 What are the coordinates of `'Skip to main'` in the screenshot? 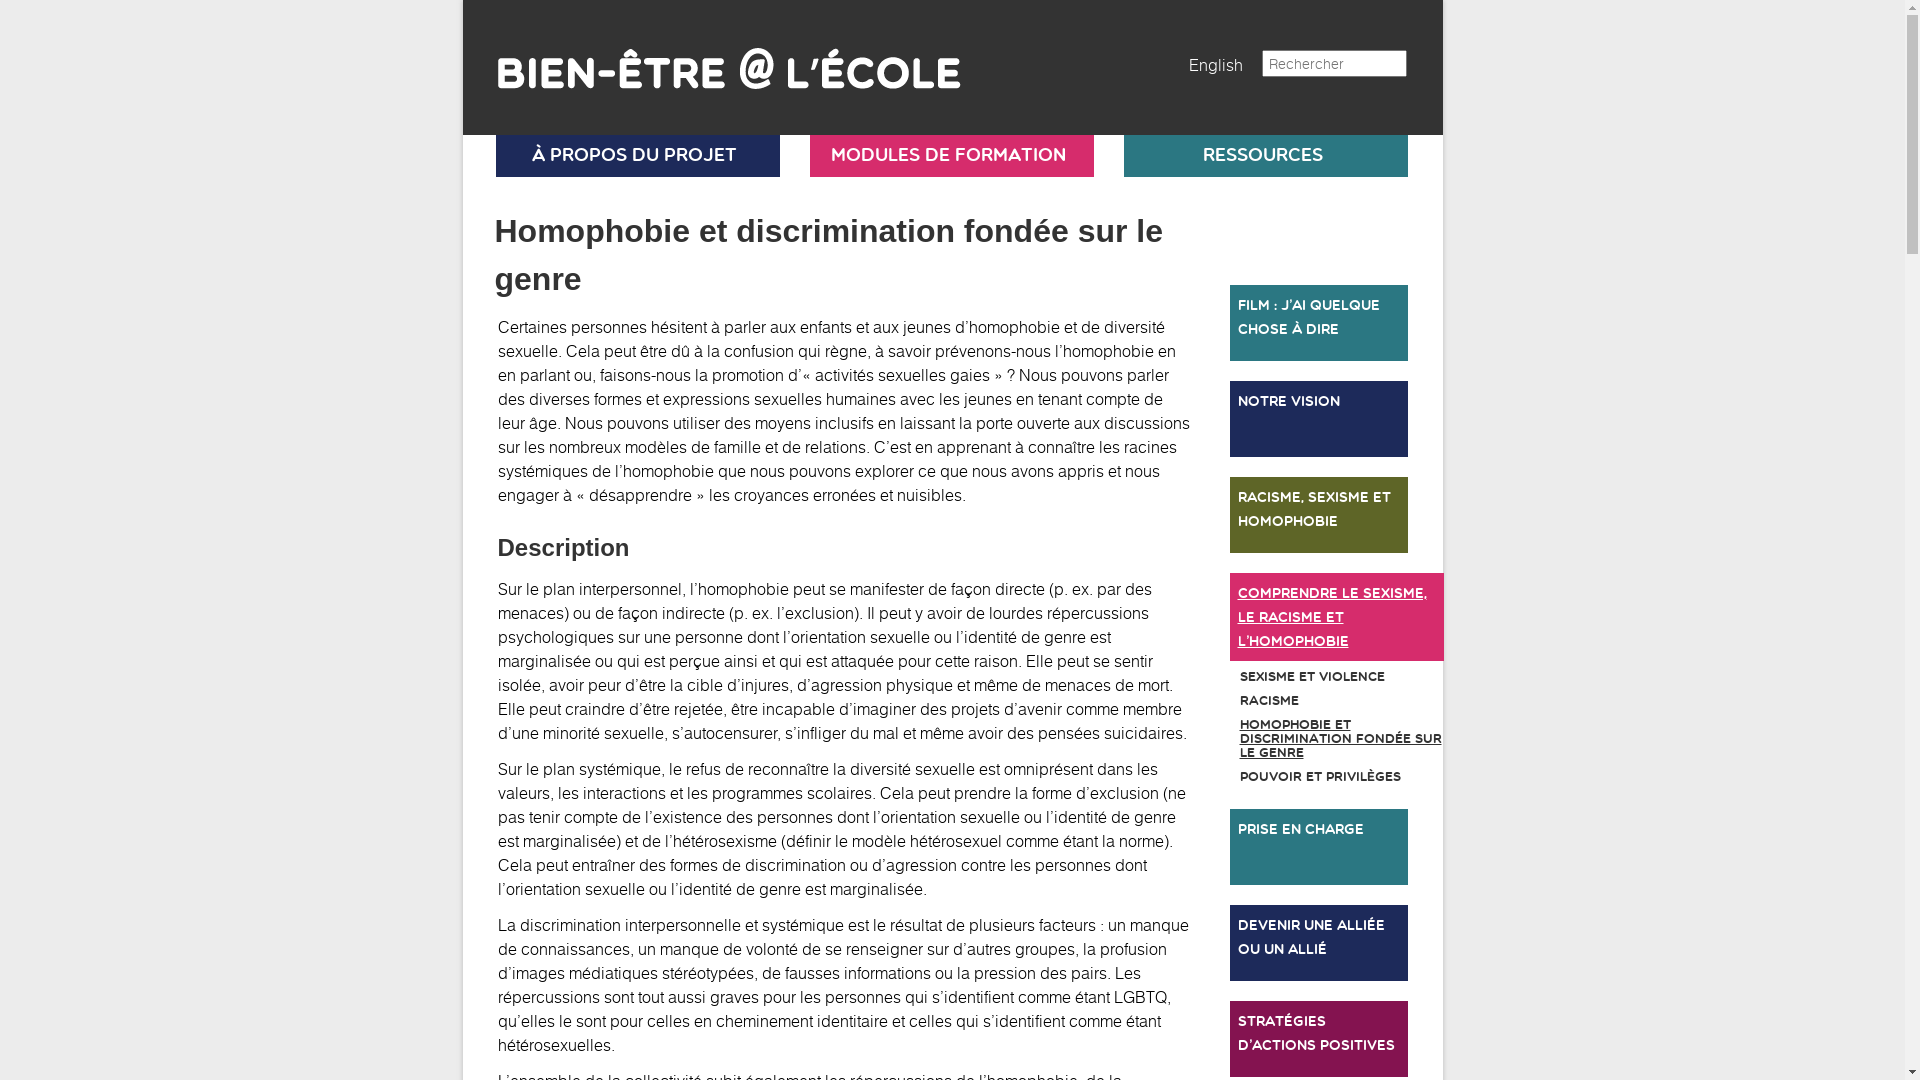 It's located at (461, 0).